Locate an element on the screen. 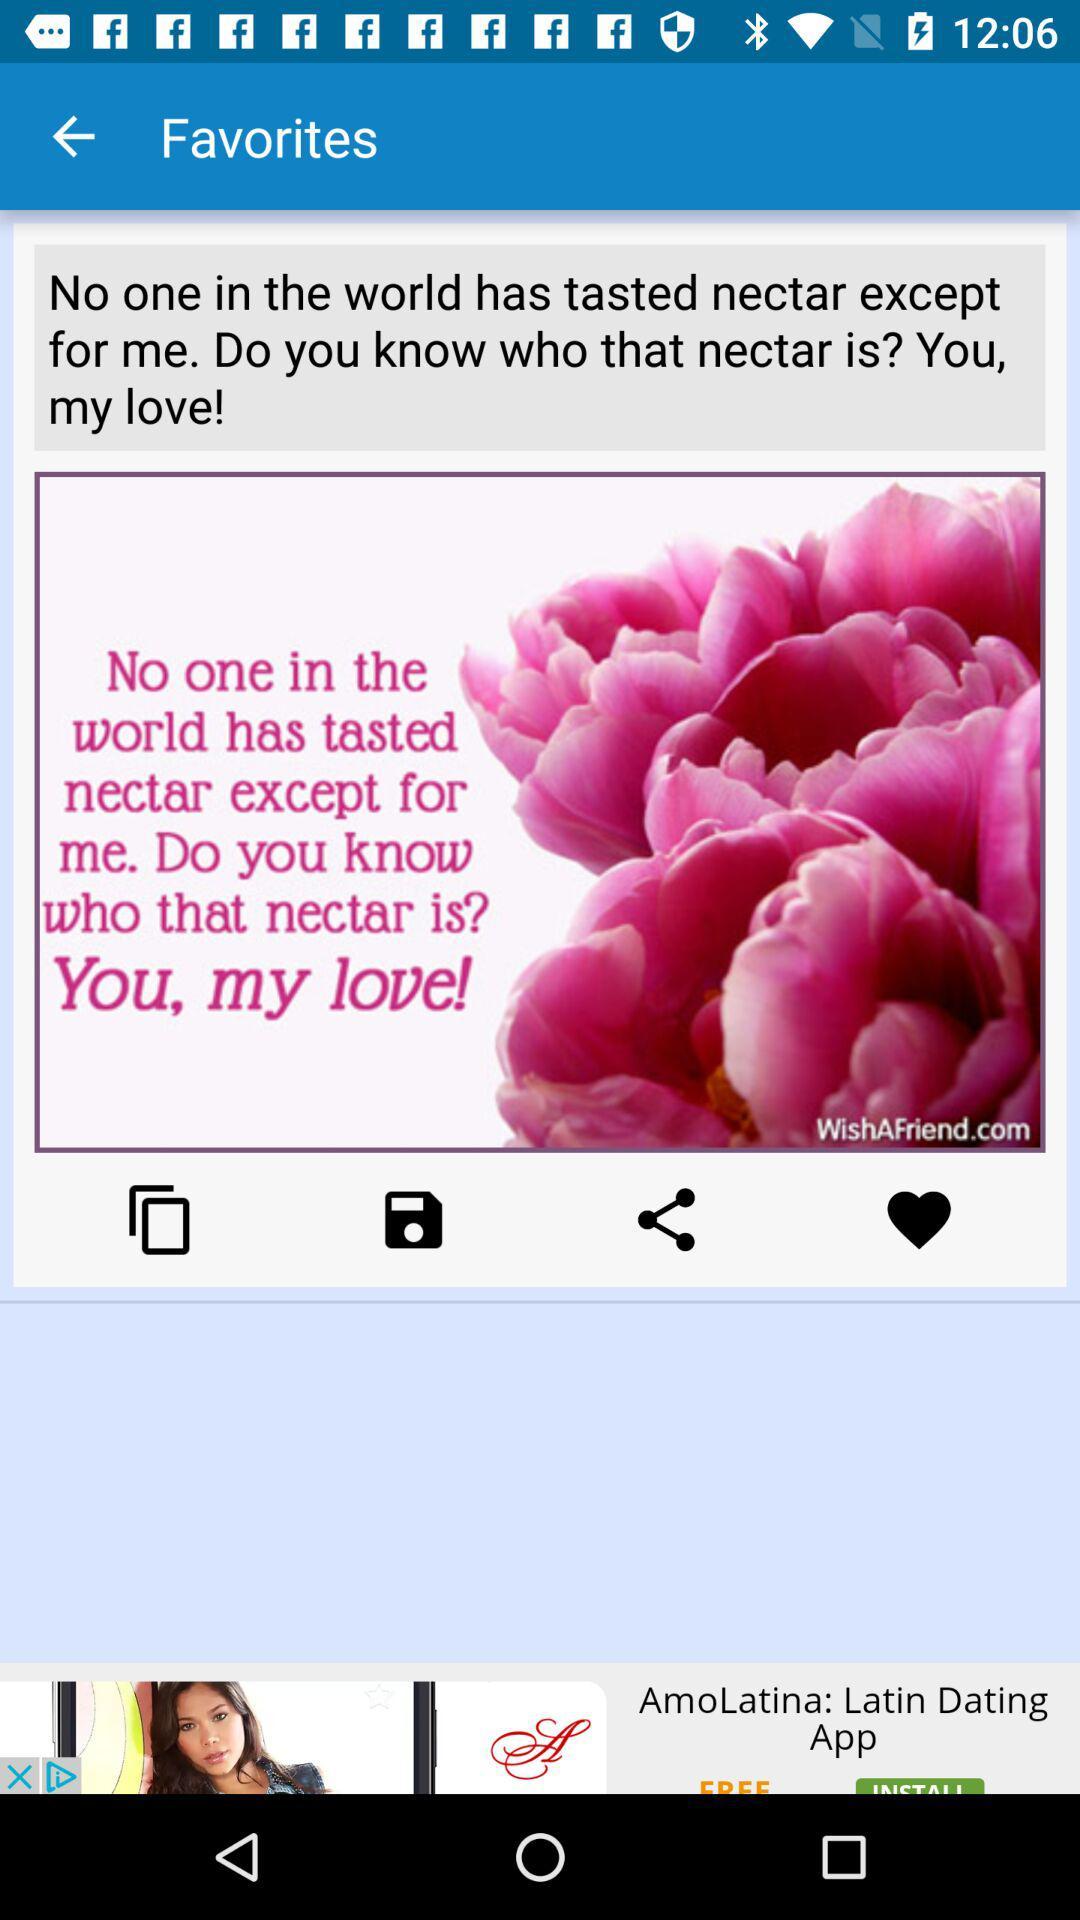  share the article is located at coordinates (666, 1218).